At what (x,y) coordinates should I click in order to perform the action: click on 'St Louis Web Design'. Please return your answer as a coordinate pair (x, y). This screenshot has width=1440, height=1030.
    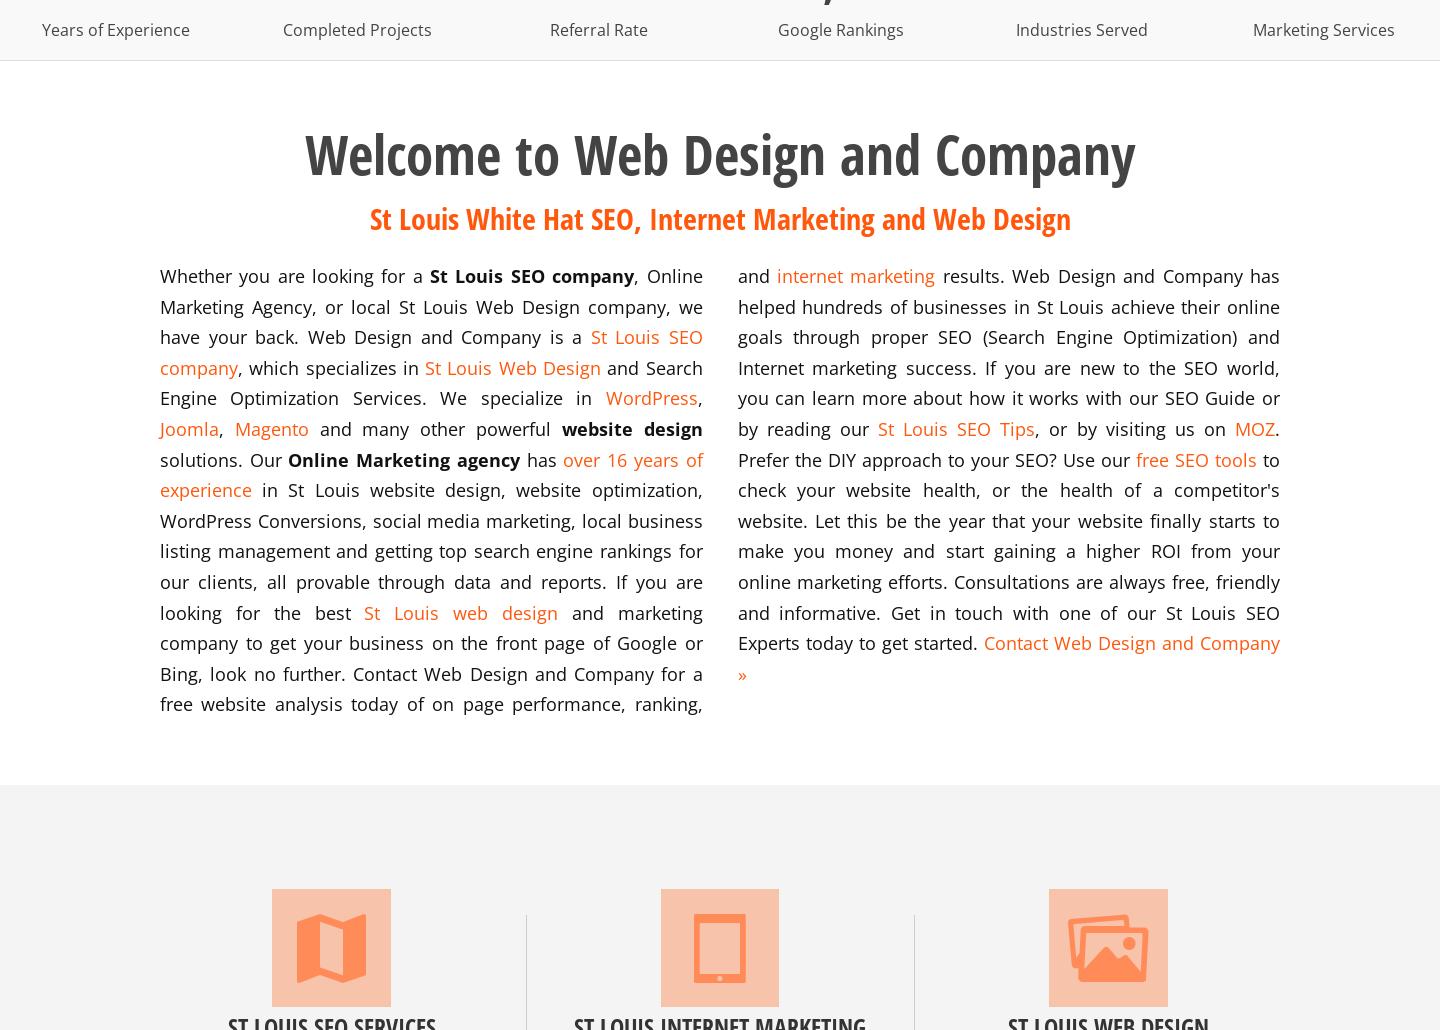
    Looking at the image, I should click on (511, 366).